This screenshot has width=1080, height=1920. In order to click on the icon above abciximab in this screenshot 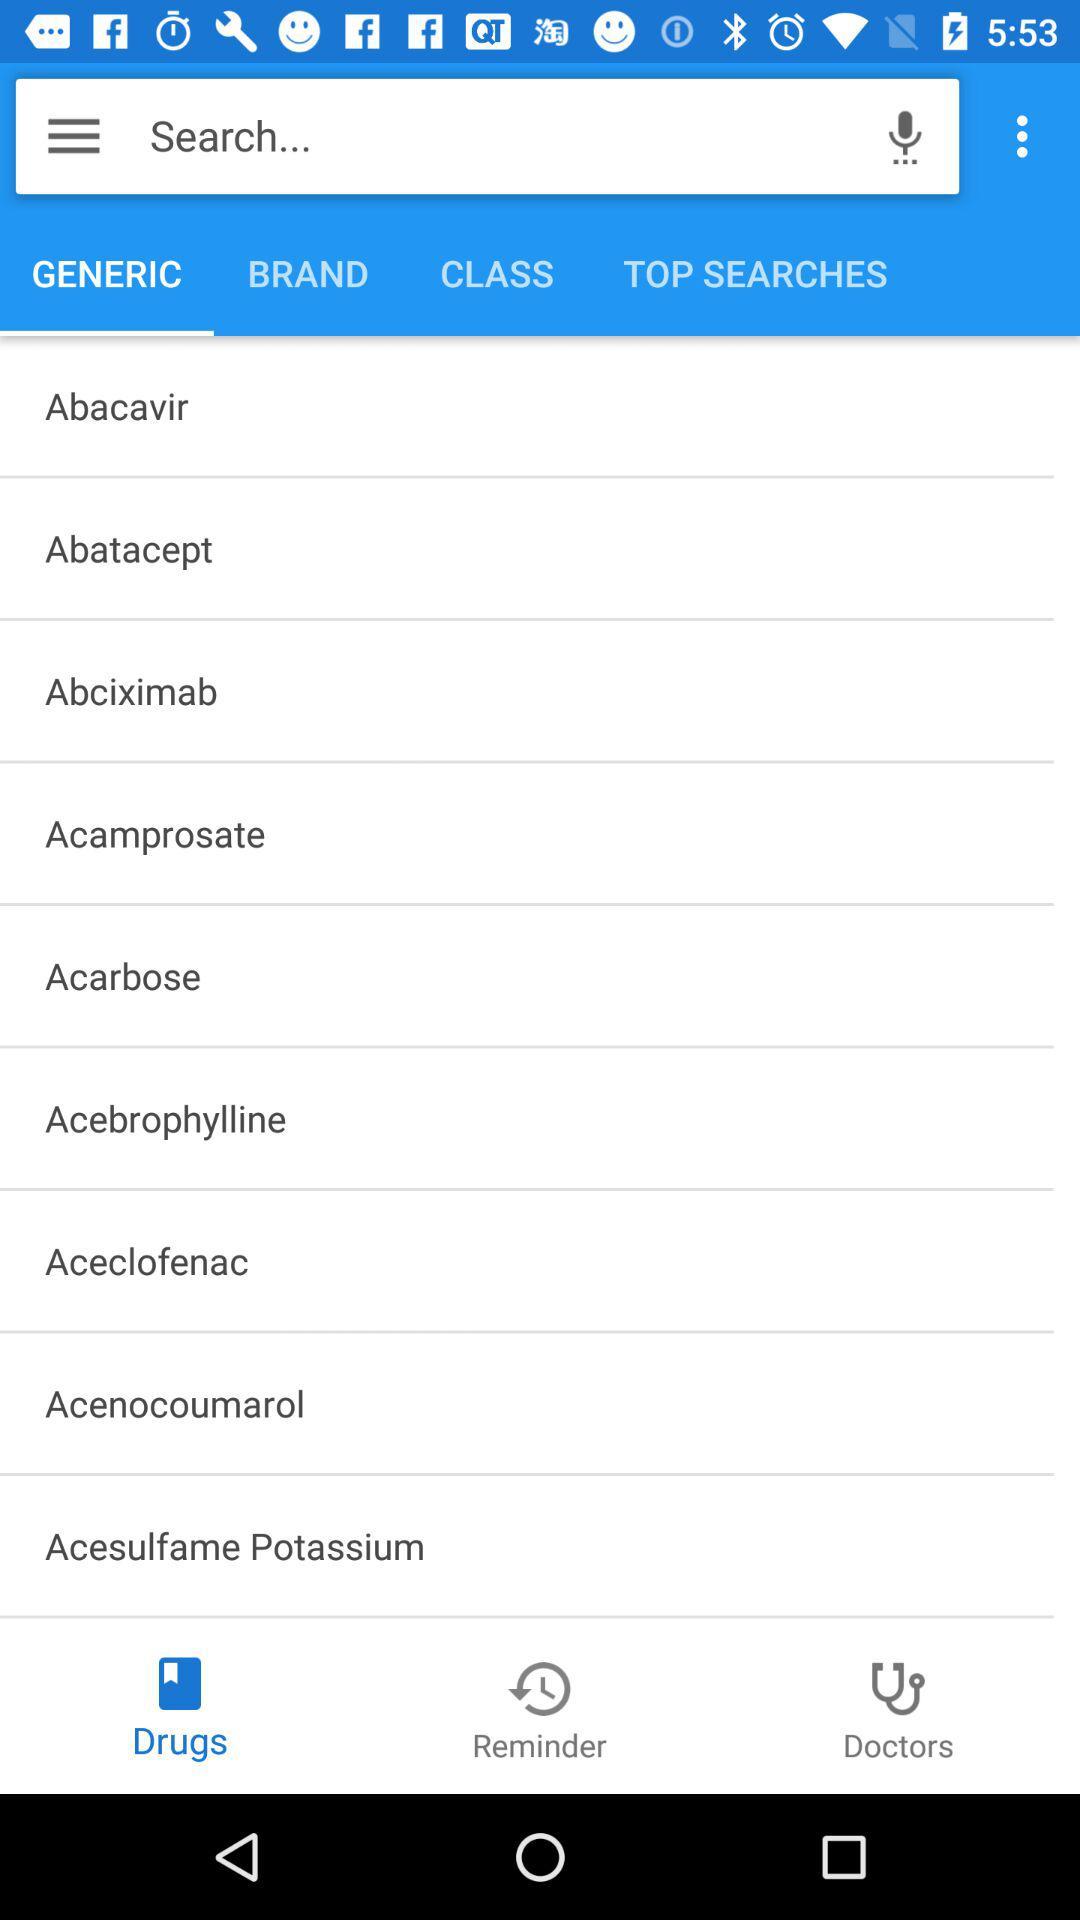, I will do `click(525, 548)`.